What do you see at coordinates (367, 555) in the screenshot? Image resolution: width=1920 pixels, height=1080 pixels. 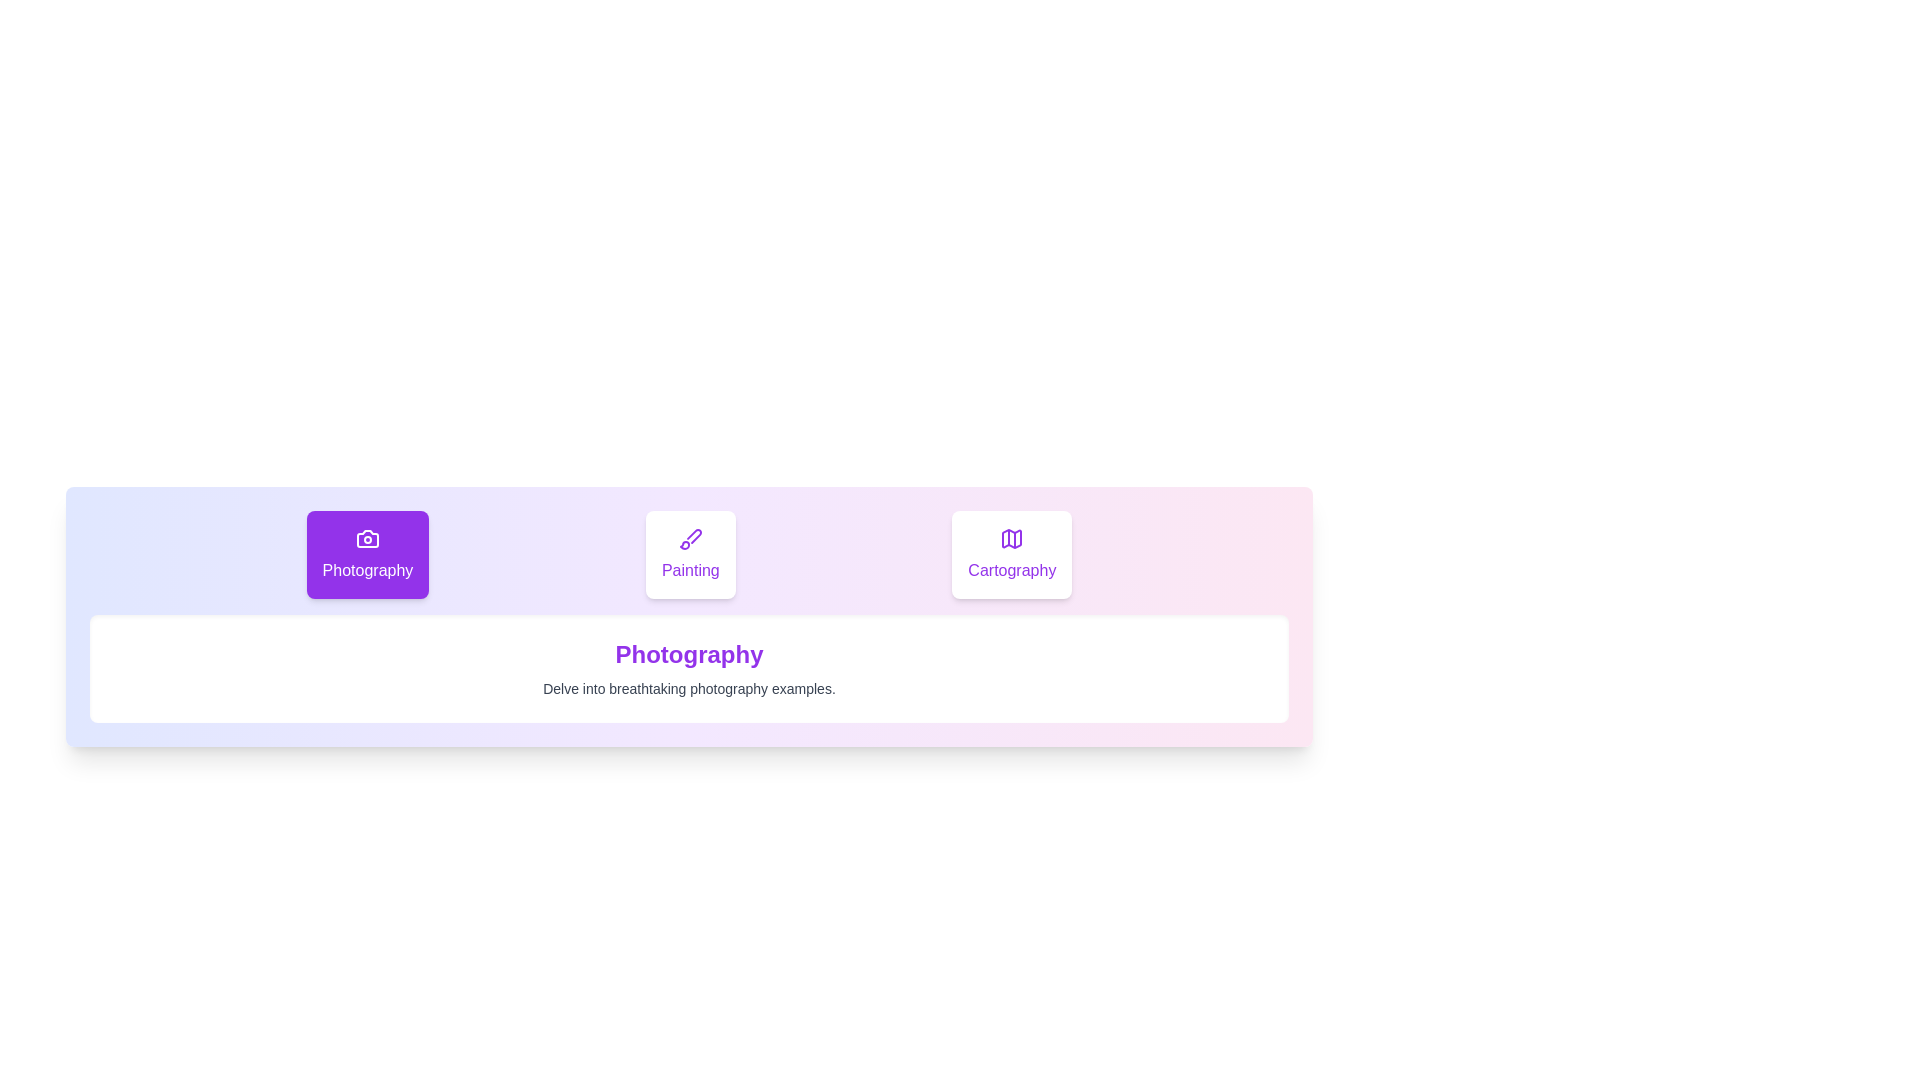 I see `the tab labeled Photography to switch to its content` at bounding box center [367, 555].